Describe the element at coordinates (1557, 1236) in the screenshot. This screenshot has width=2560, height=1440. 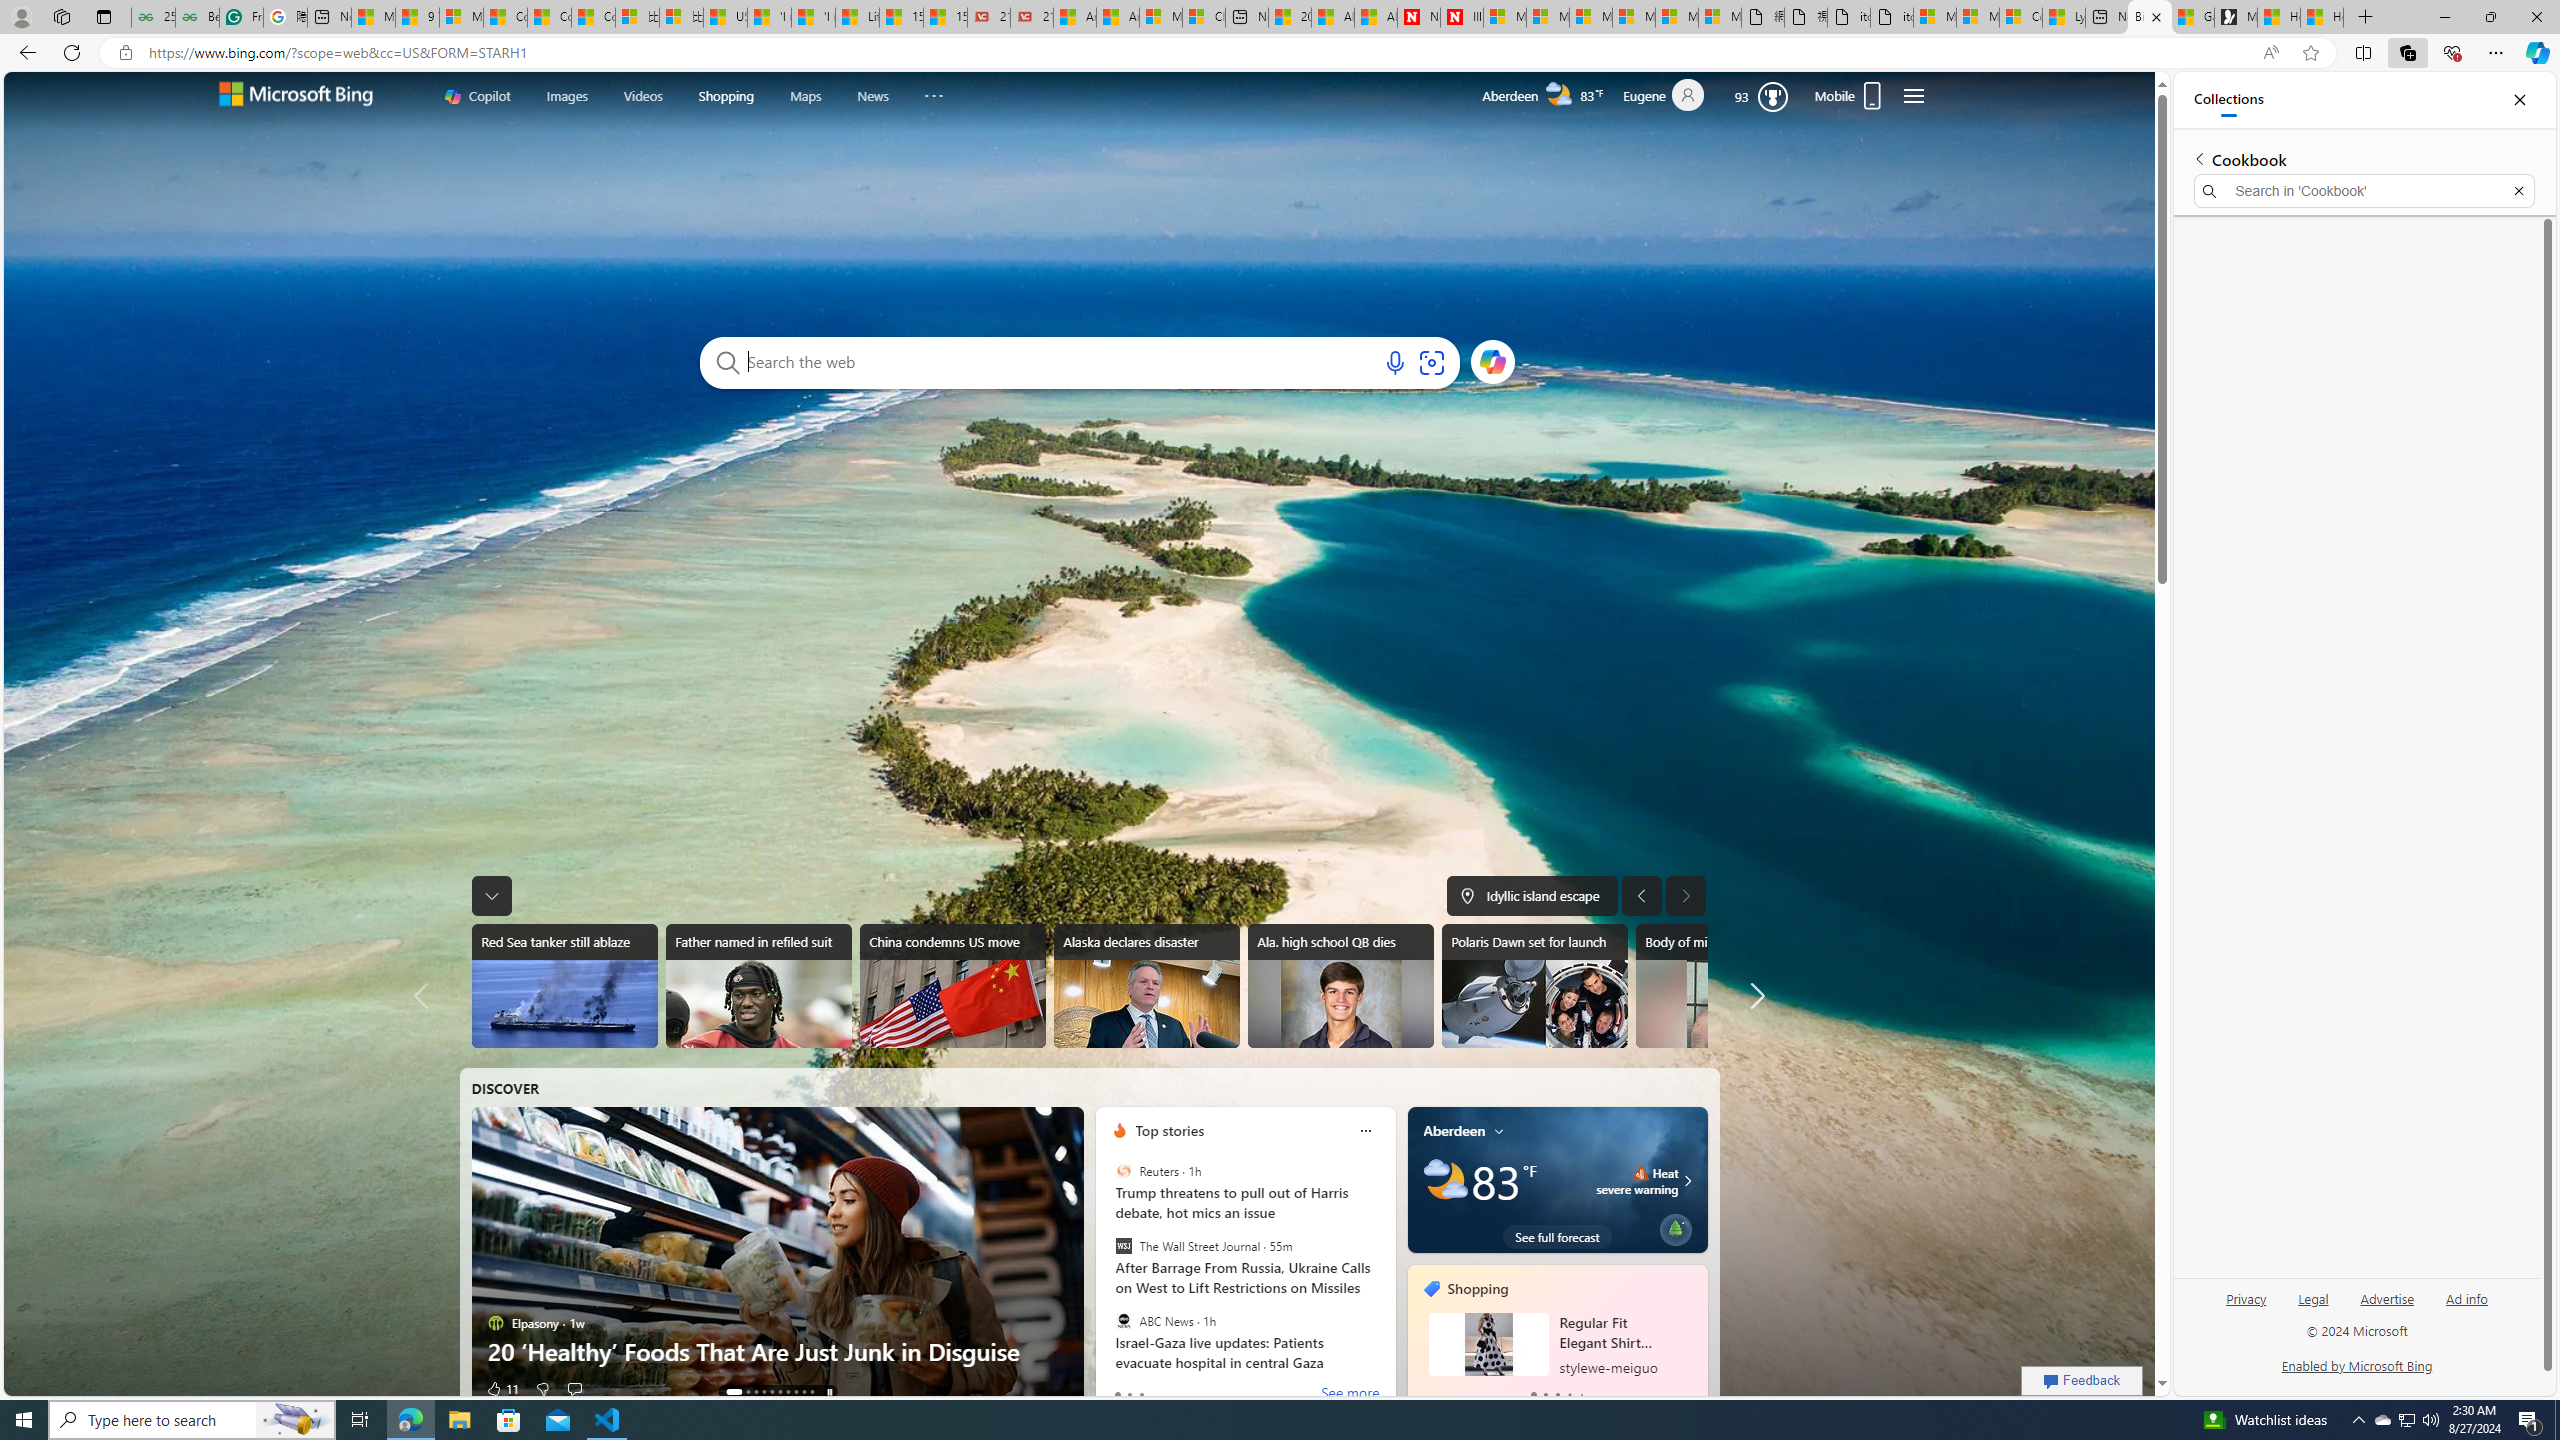
I see `'See full forecast'` at that location.